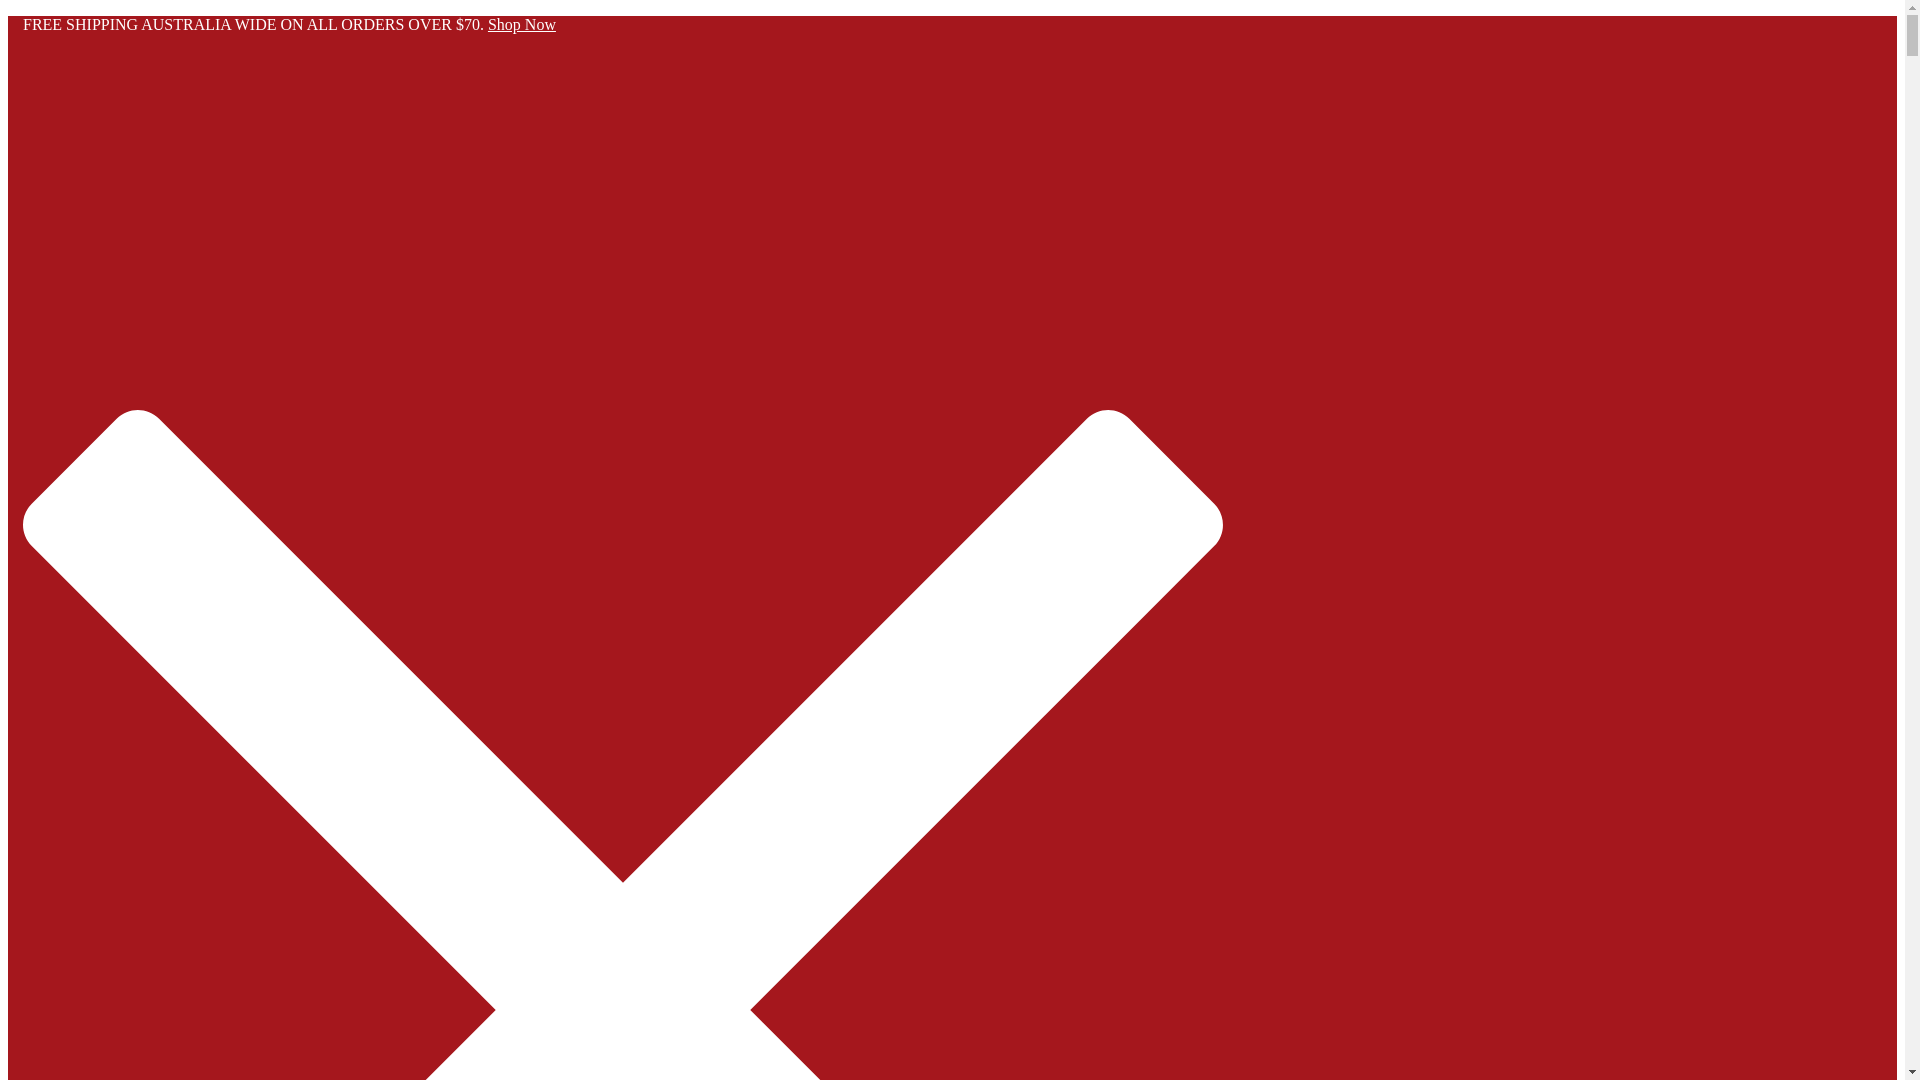  Describe the element at coordinates (522, 24) in the screenshot. I see `'Shop Now'` at that location.